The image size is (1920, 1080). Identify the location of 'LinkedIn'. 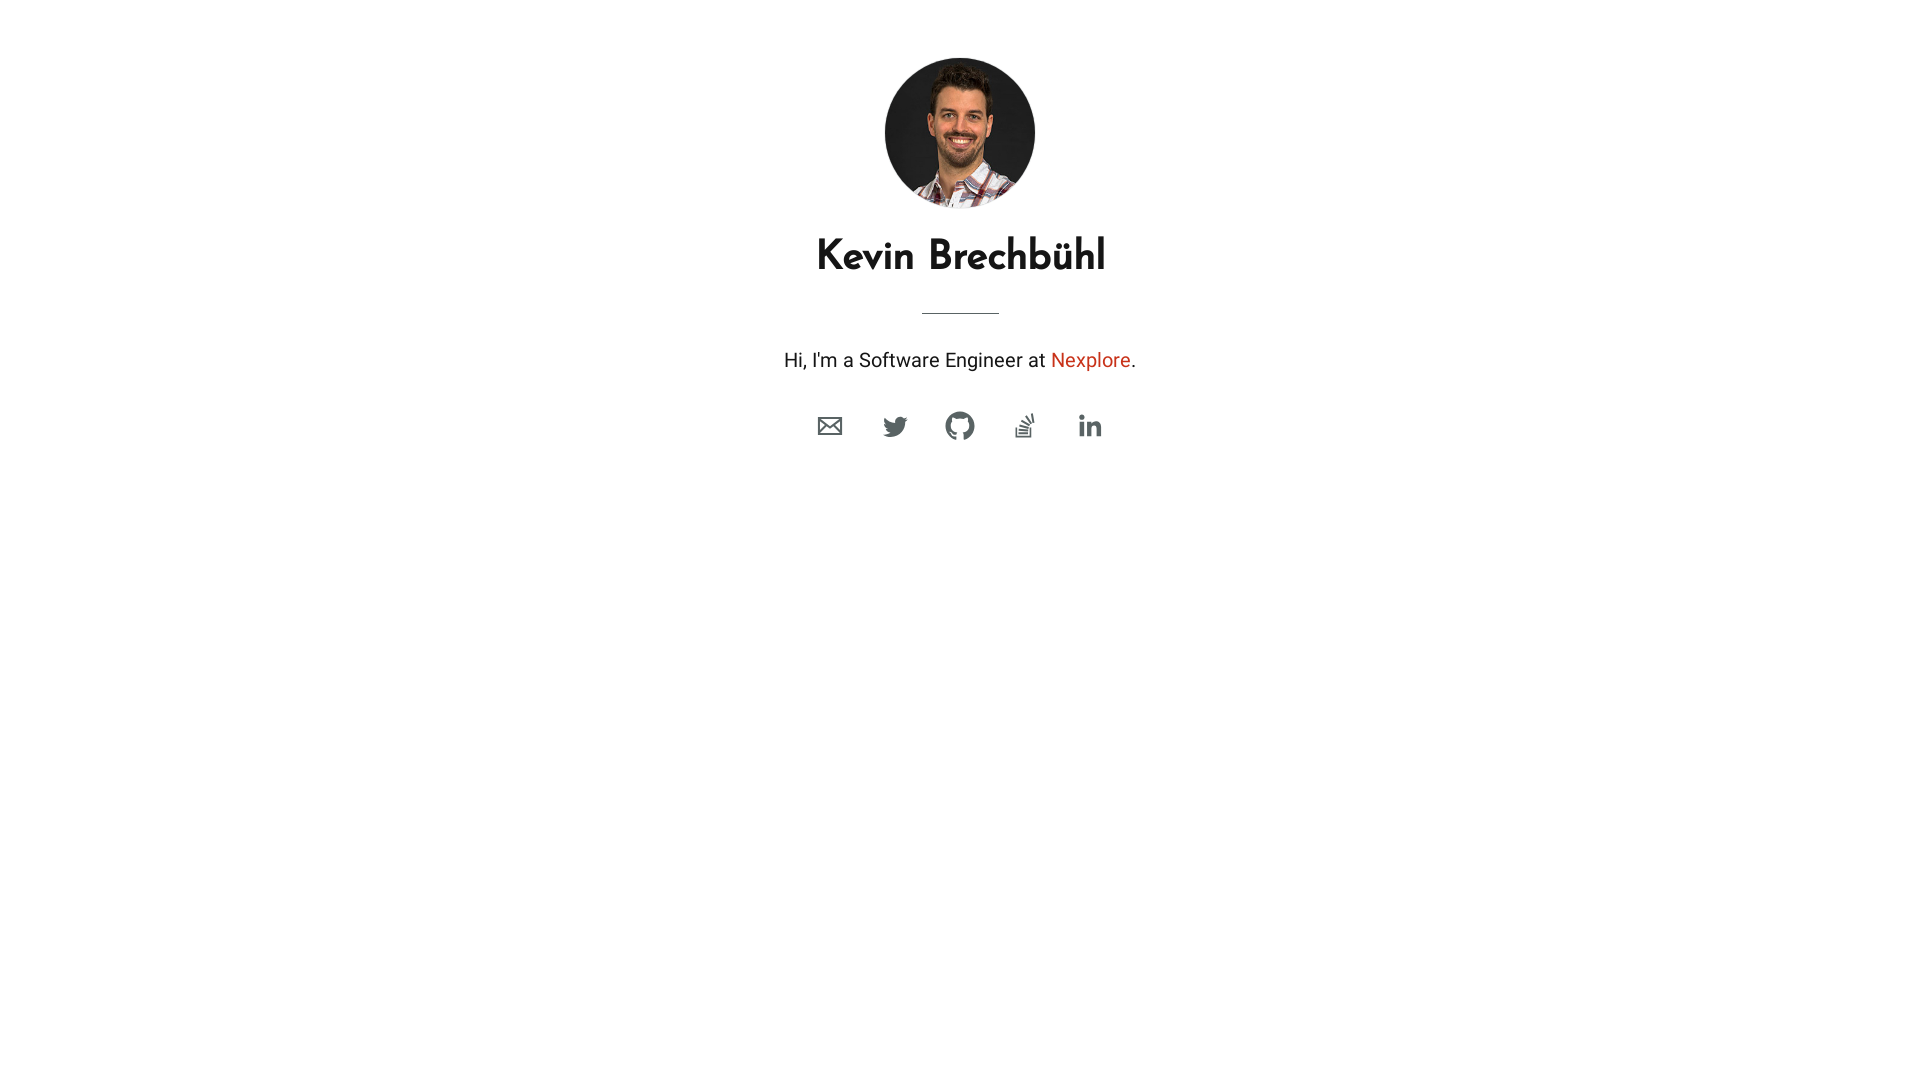
(1088, 424).